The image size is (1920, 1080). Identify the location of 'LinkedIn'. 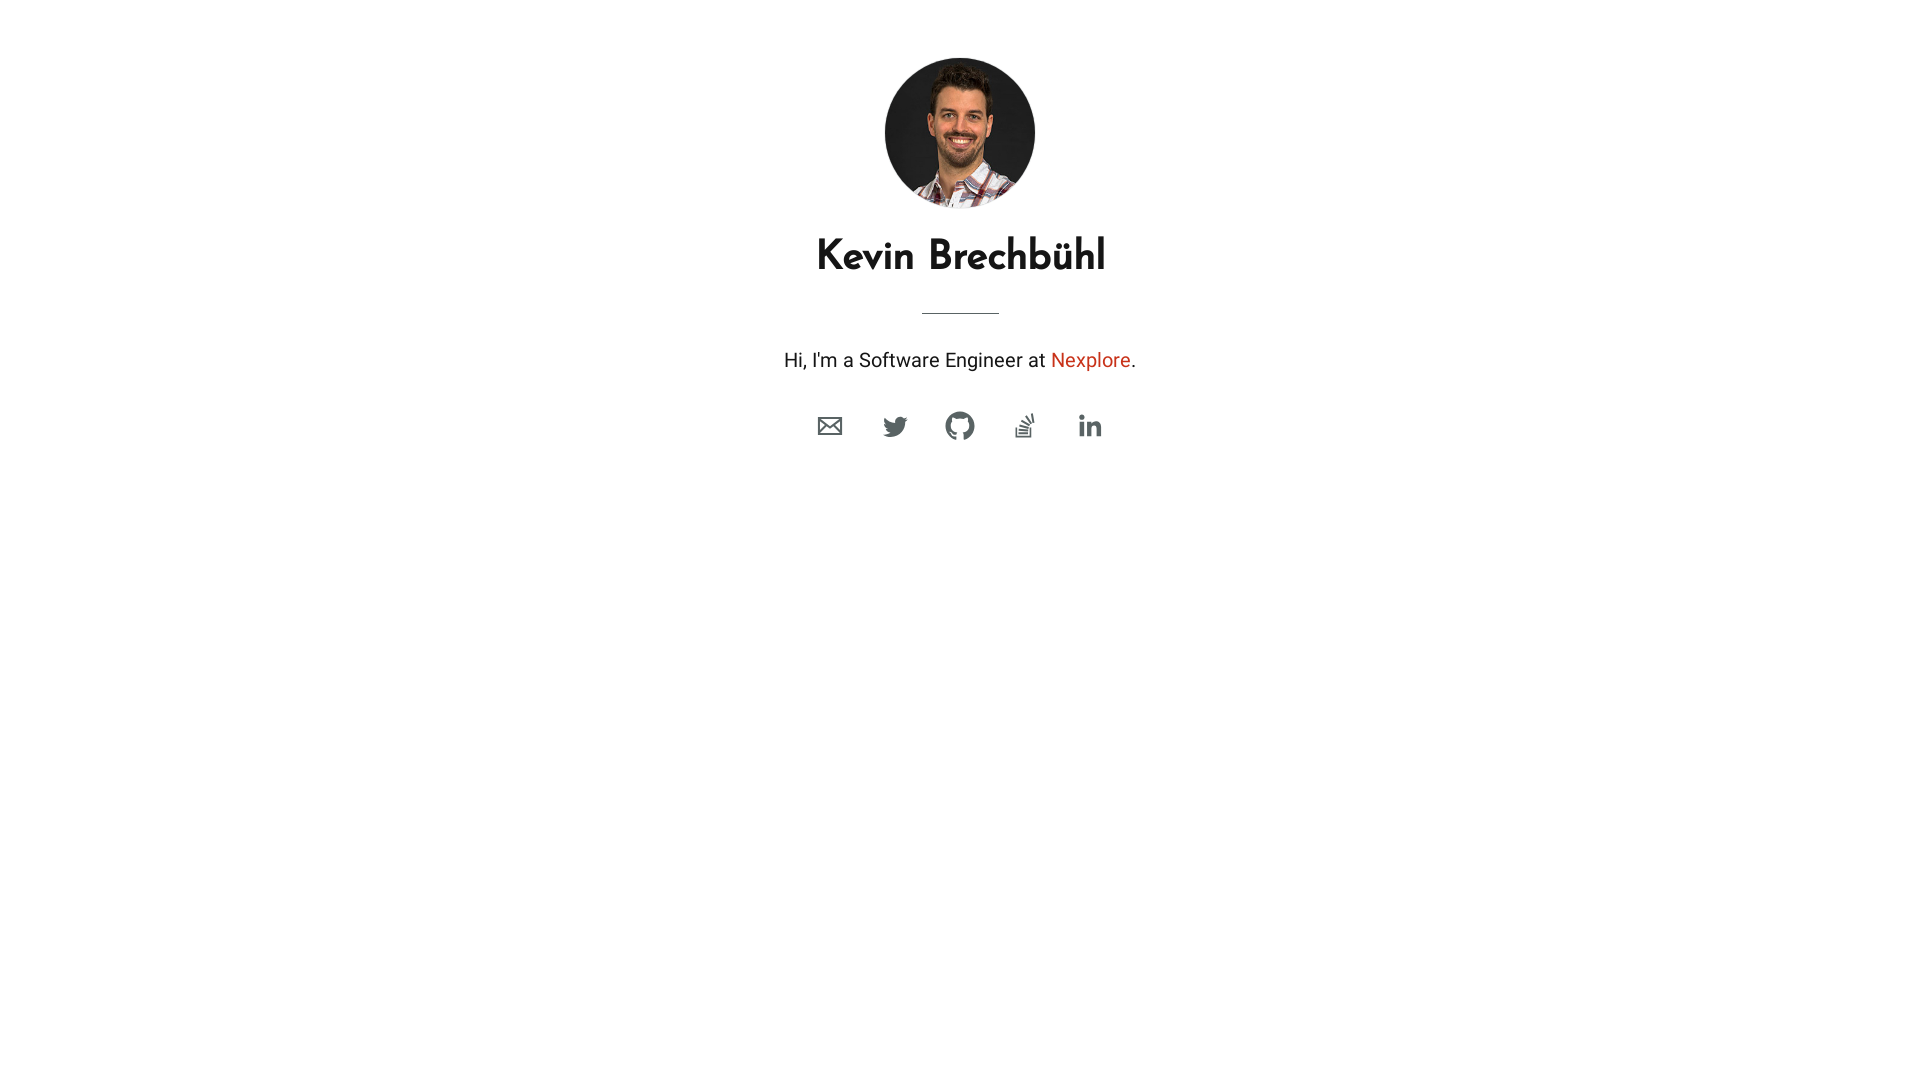
(1088, 424).